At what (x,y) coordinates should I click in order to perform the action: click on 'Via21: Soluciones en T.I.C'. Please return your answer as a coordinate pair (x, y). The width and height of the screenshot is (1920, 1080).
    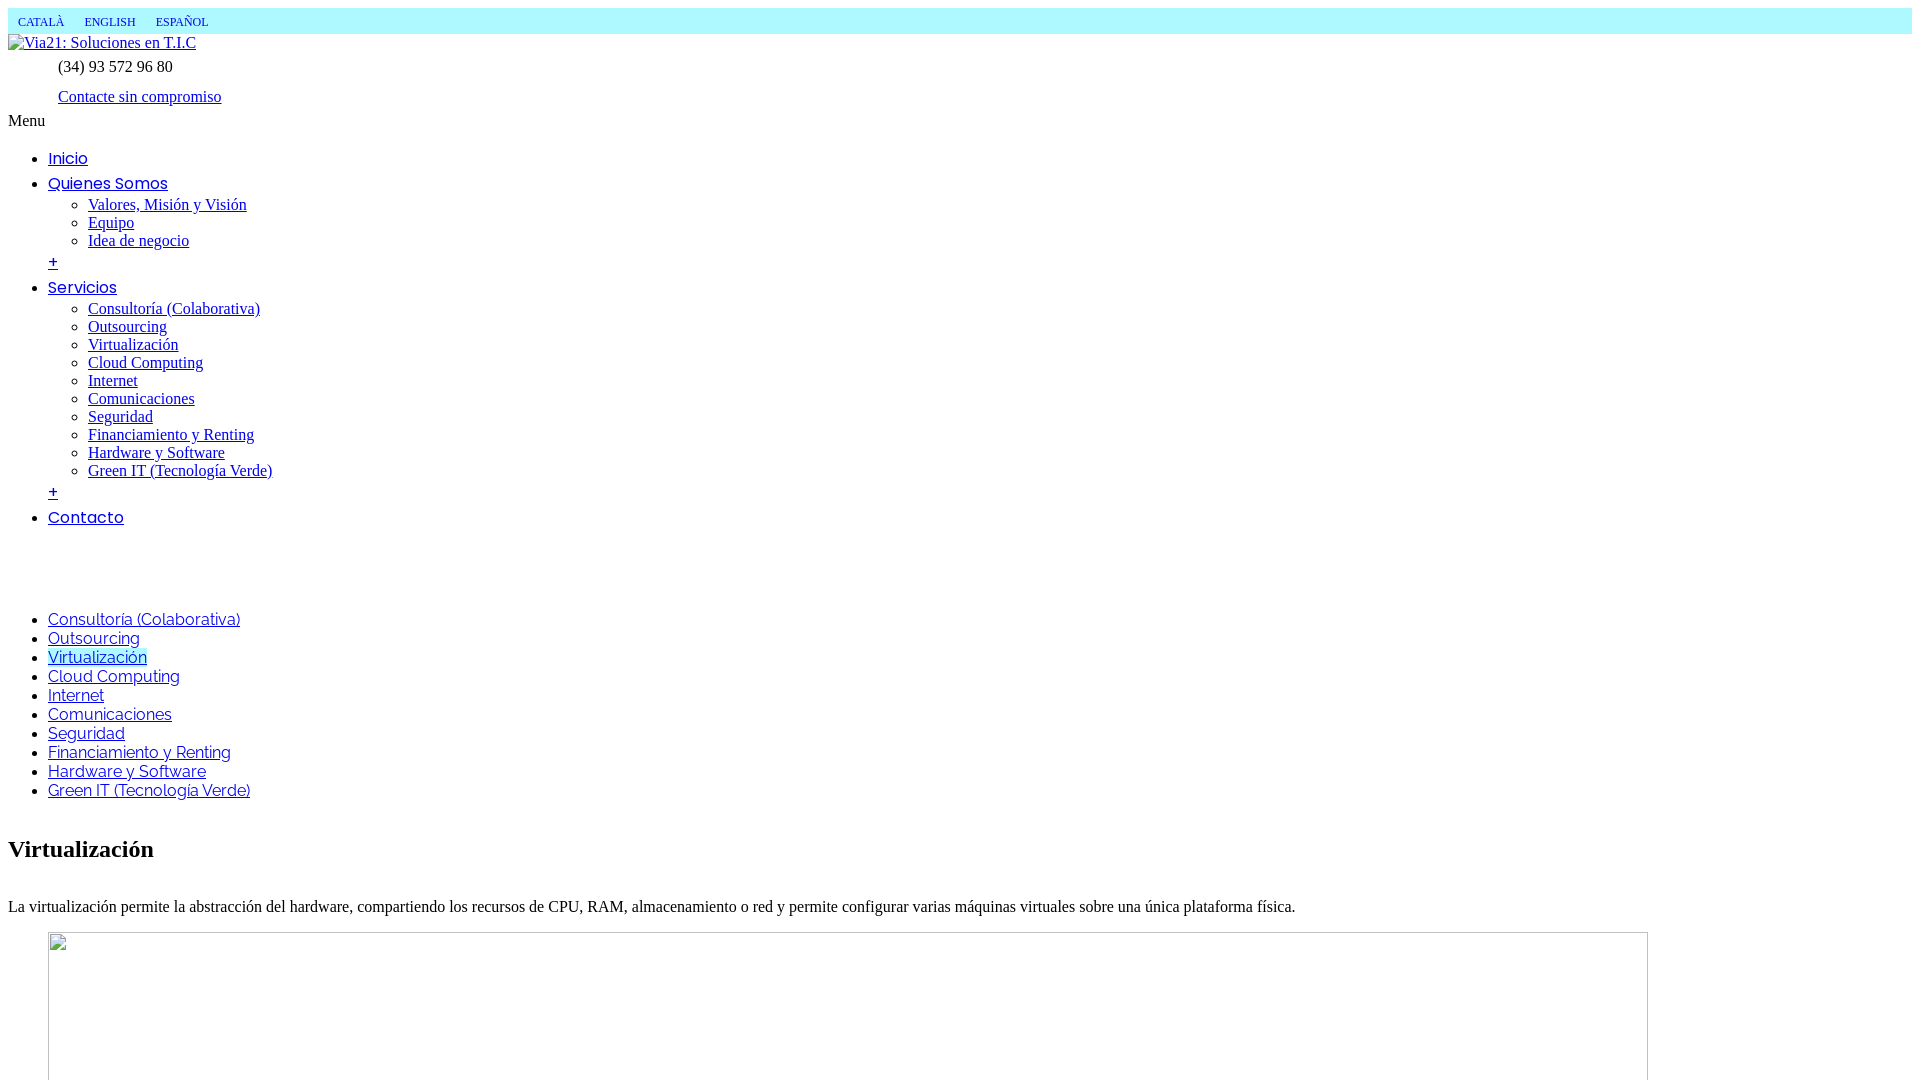
    Looking at the image, I should click on (100, 42).